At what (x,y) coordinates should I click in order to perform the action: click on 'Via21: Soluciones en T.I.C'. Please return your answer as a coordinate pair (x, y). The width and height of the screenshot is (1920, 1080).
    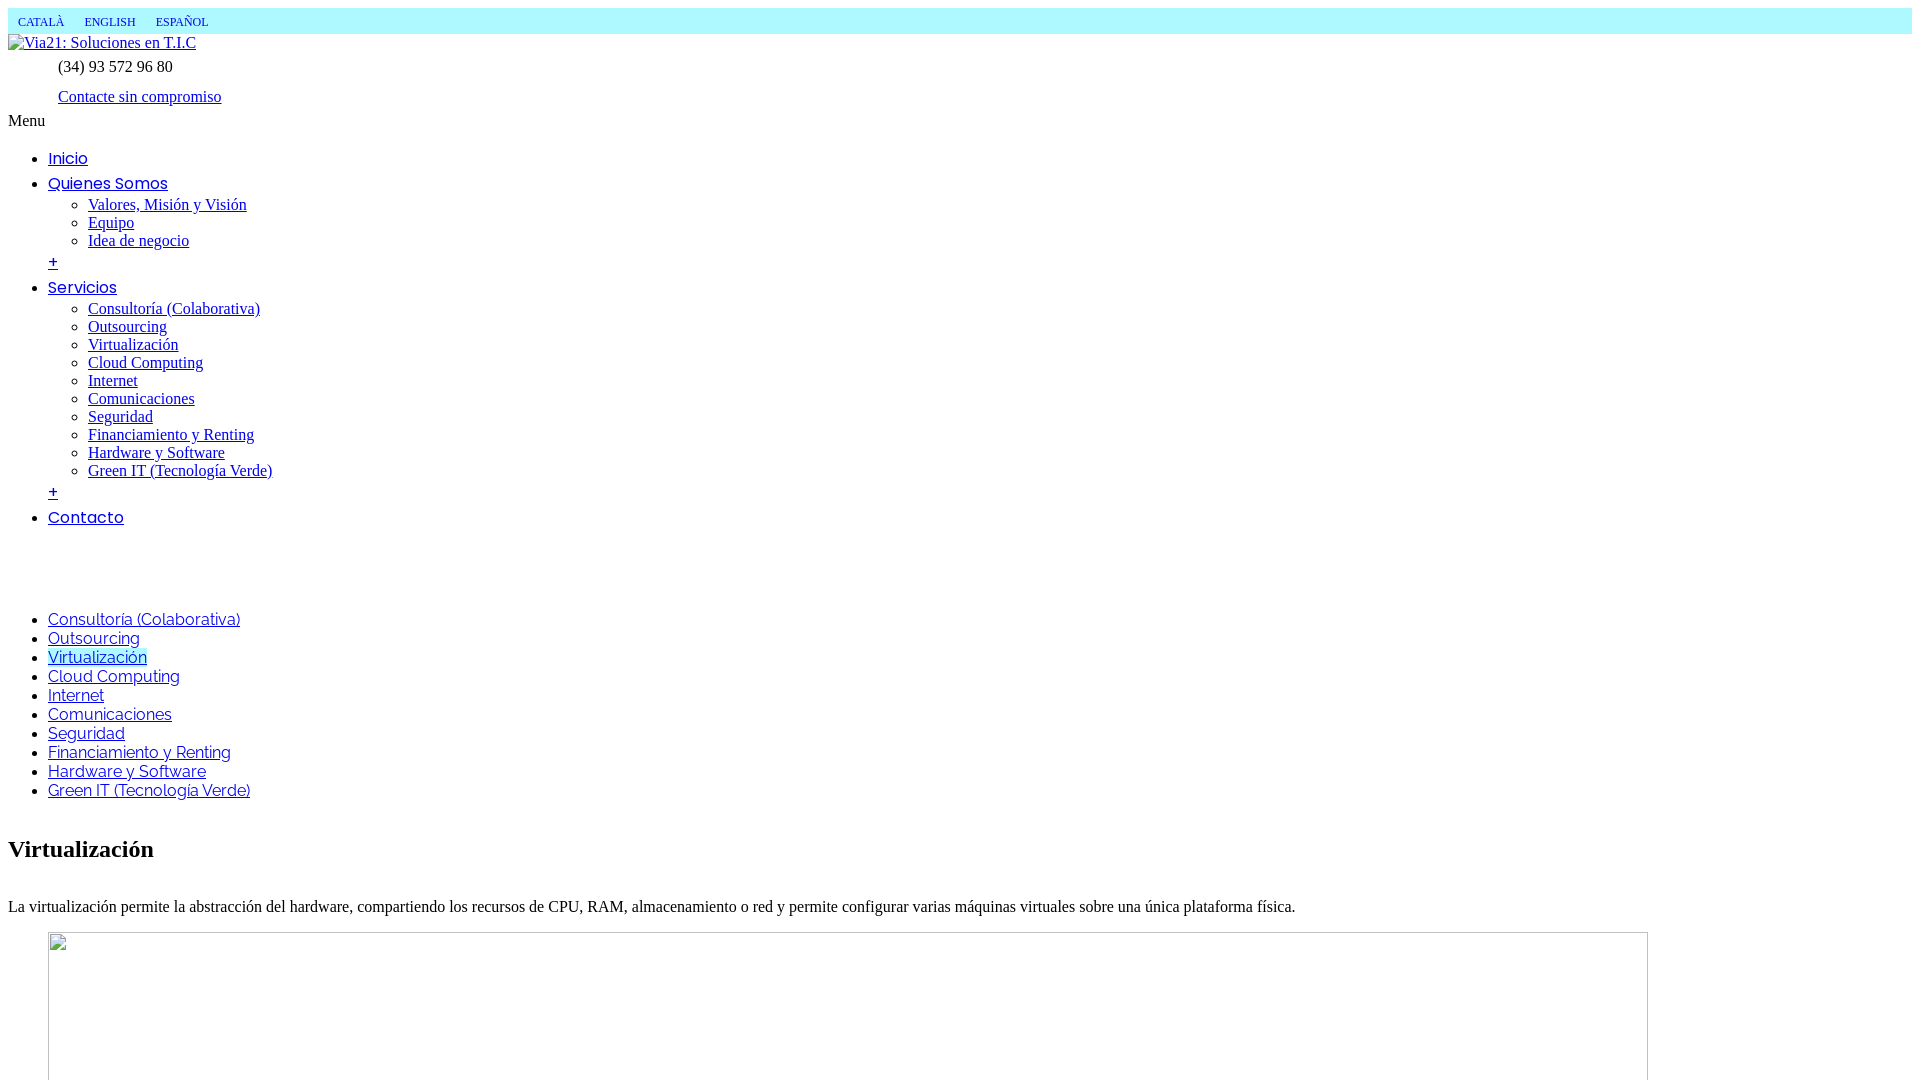
    Looking at the image, I should click on (100, 42).